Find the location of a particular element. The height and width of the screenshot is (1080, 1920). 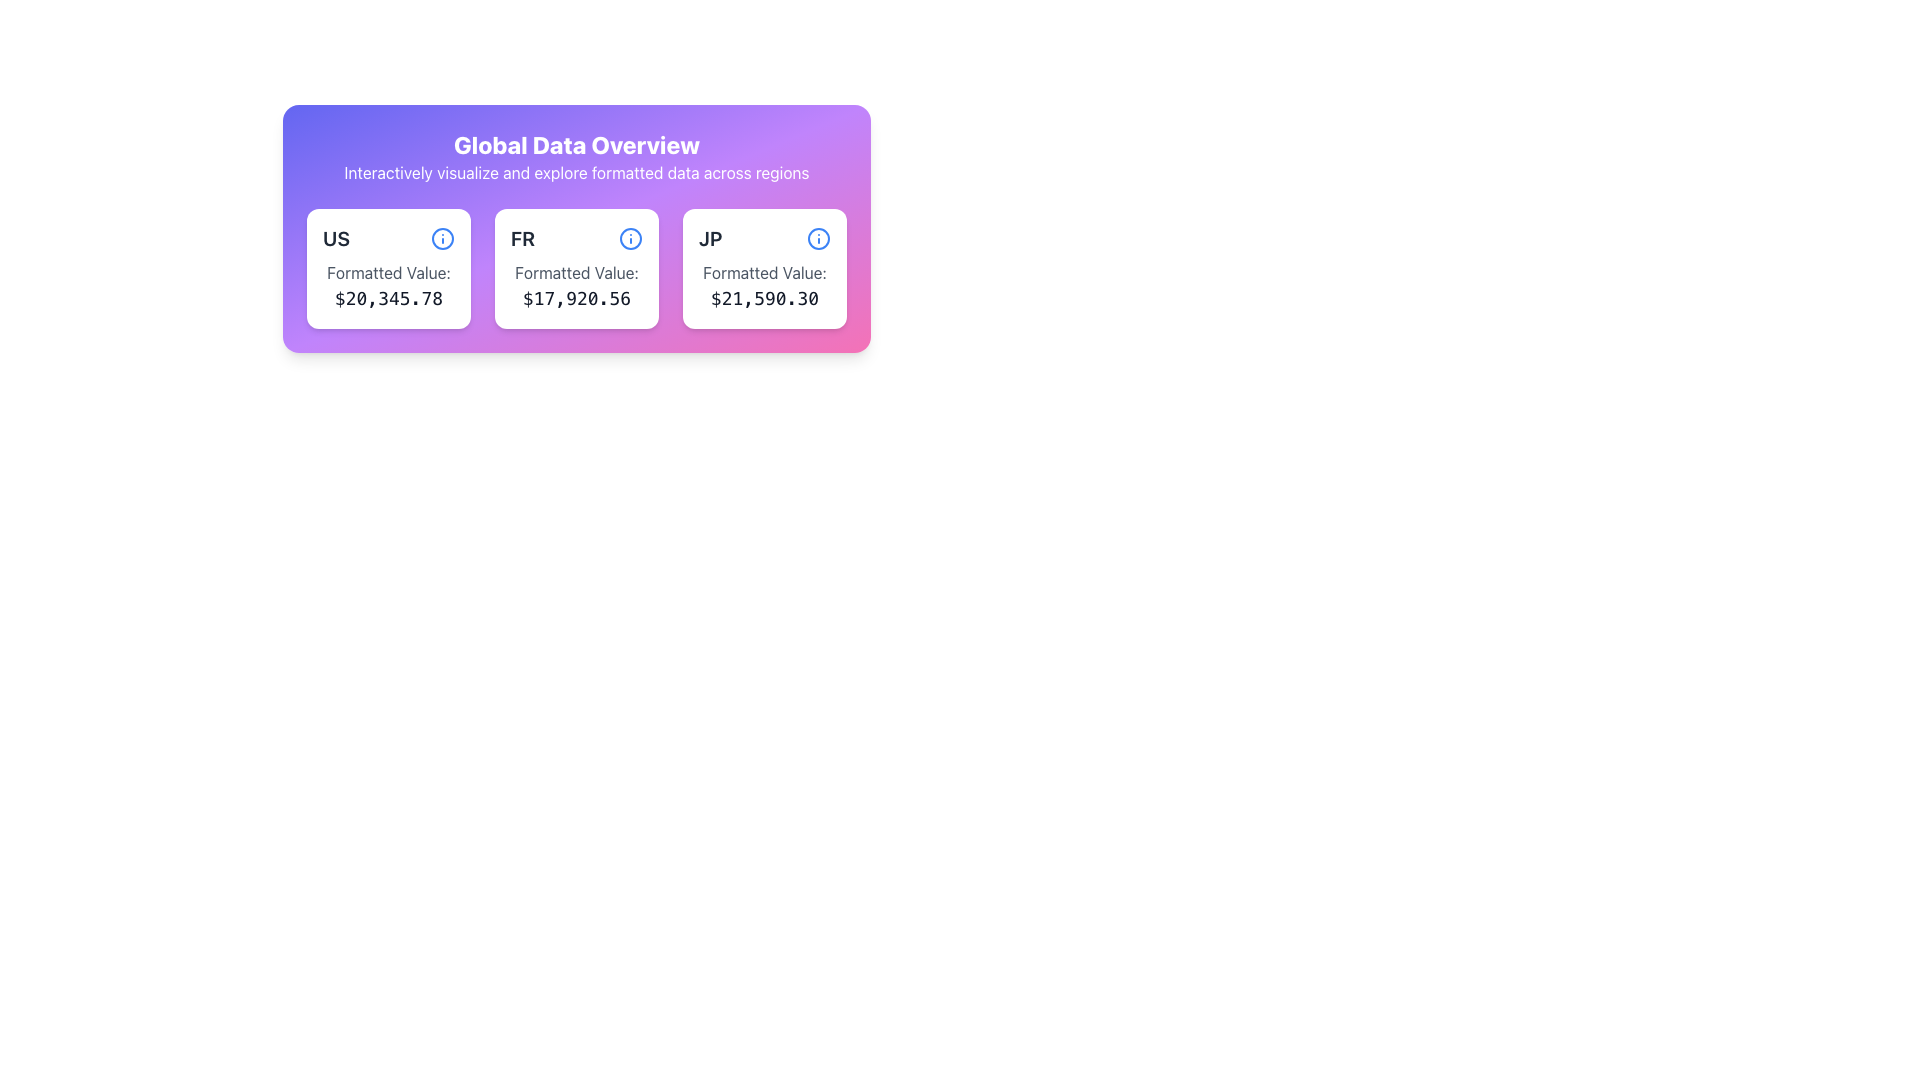

the Informational card displaying 'US' with a white background and rounded corners, located at the top-left corner of the grid is located at coordinates (388, 268).